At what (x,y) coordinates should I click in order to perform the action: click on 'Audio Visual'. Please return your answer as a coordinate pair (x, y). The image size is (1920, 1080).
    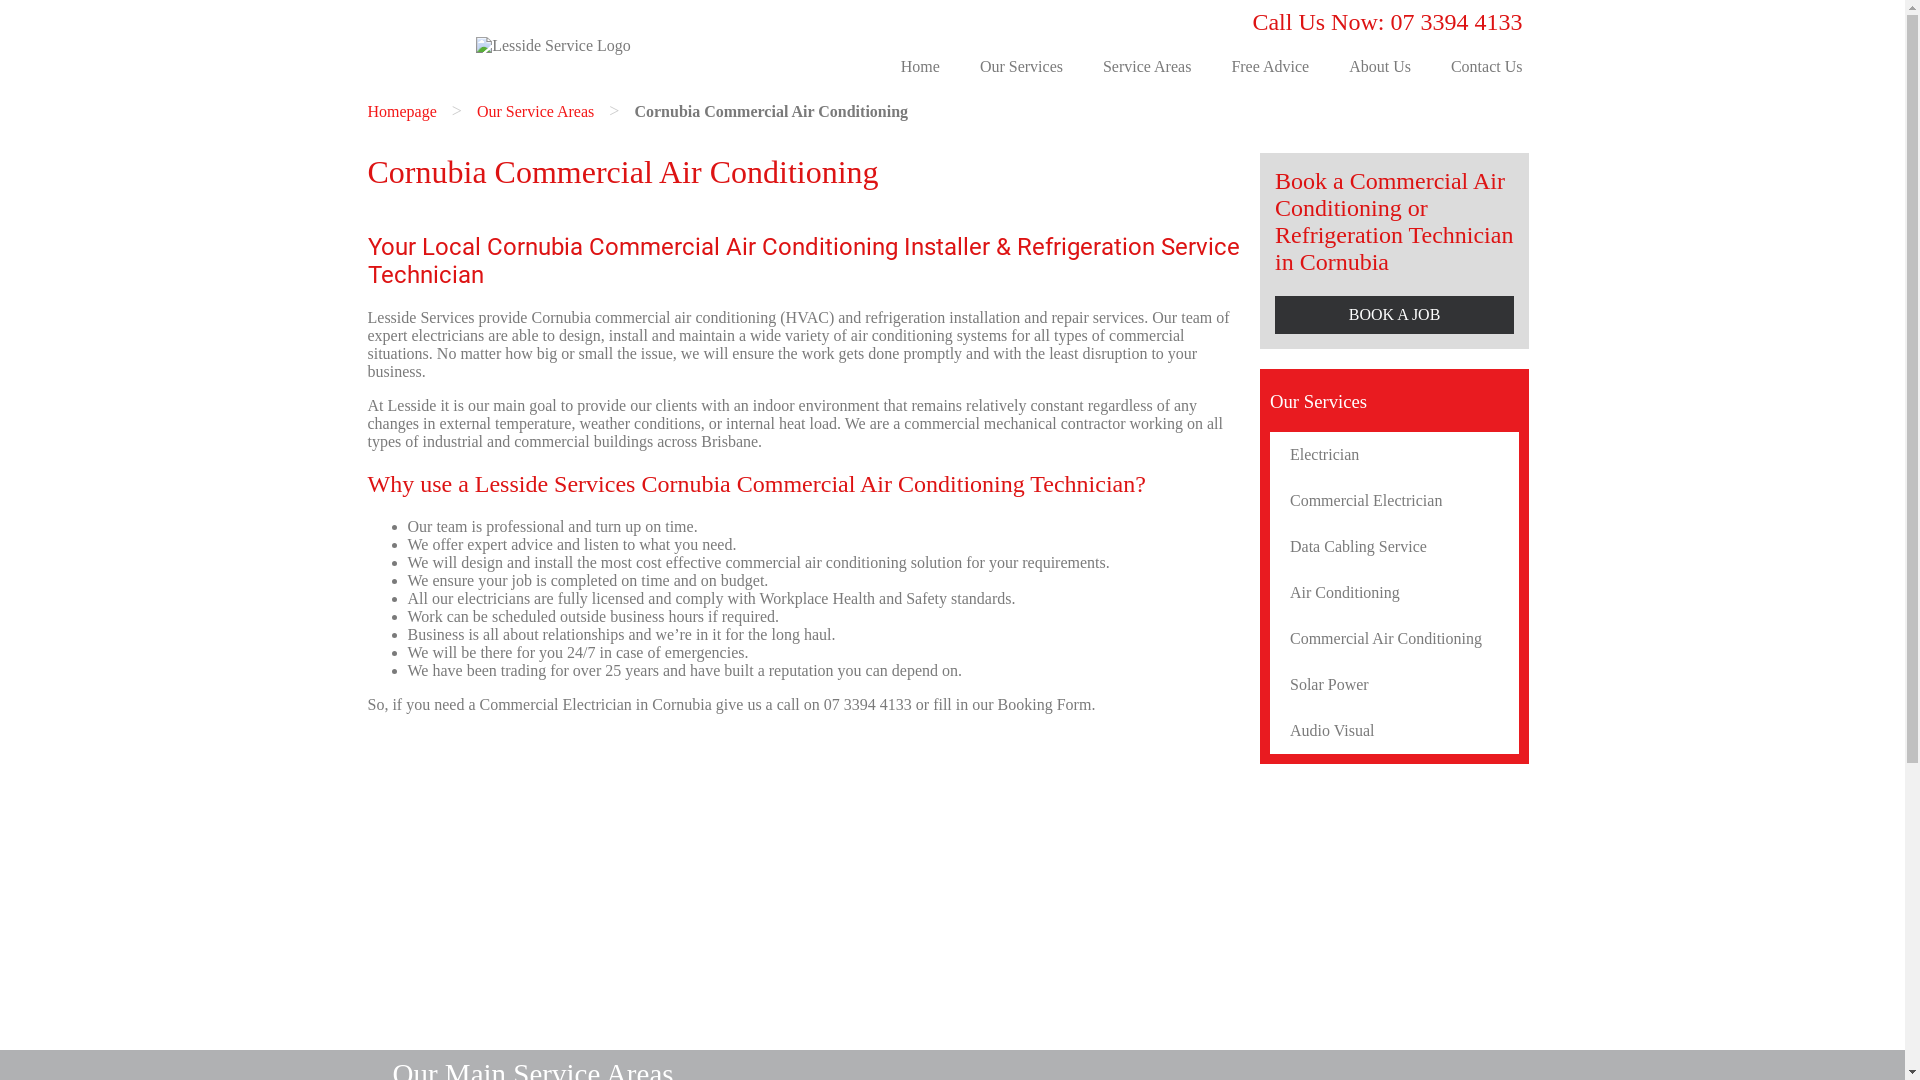
    Looking at the image, I should click on (1393, 731).